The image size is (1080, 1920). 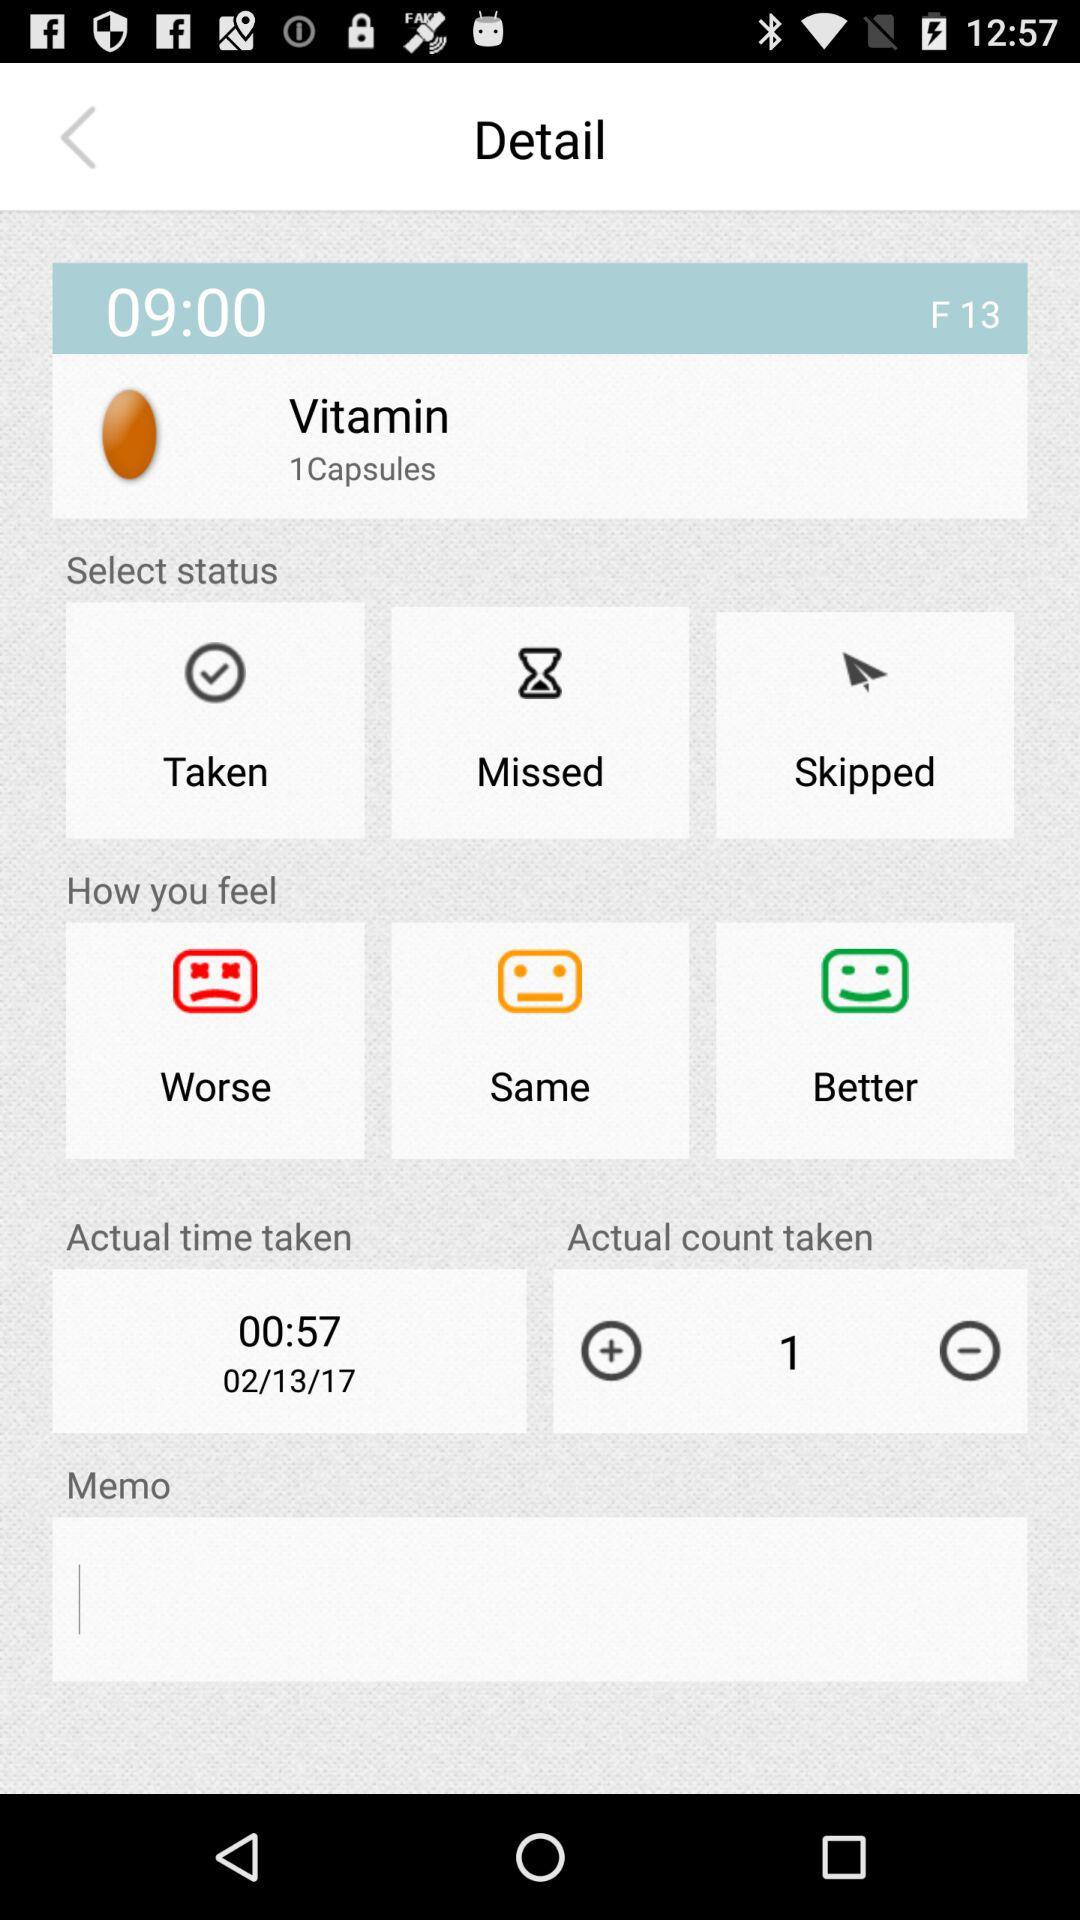 What do you see at coordinates (82, 147) in the screenshot?
I see `the arrow_backward icon` at bounding box center [82, 147].